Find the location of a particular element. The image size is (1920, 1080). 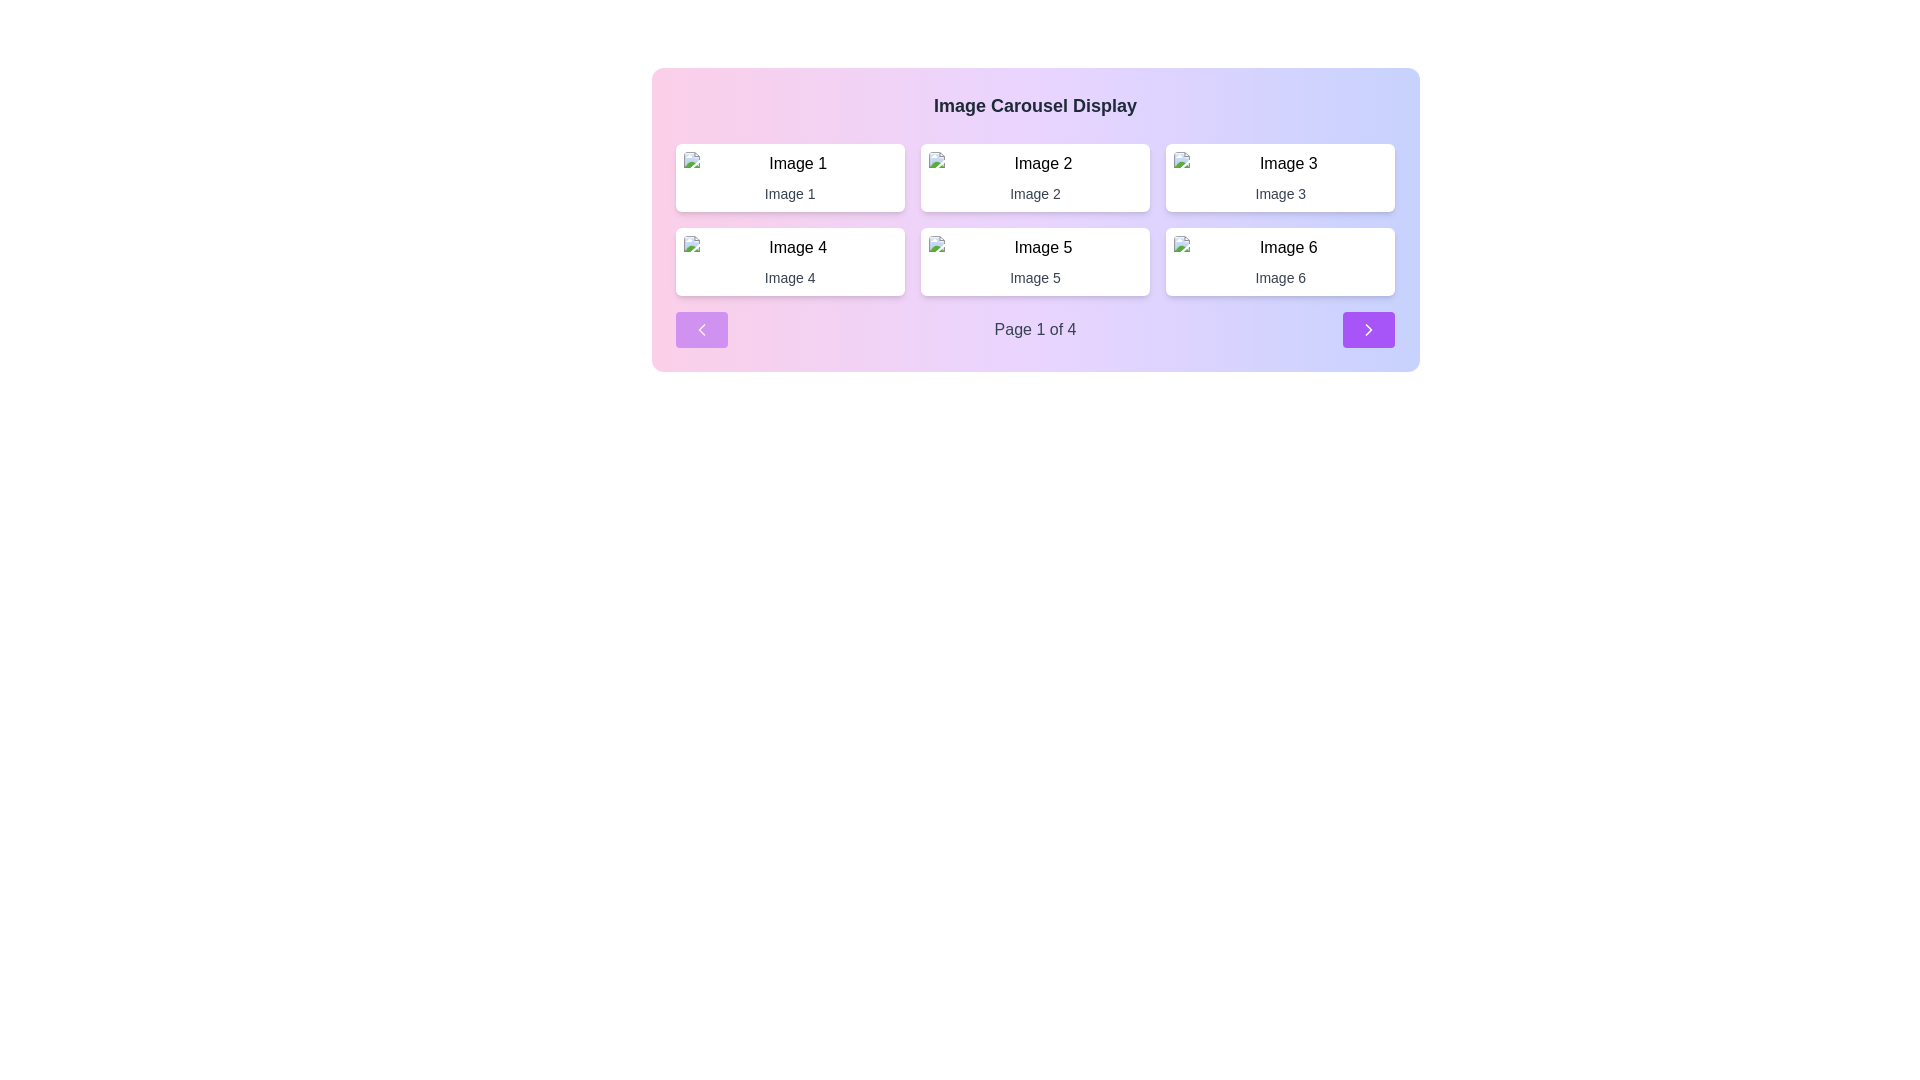

the Text Label that serves as a descriptive label for the associated image above it, positioned beneath the image thumbnail labeled 'Image 4' is located at coordinates (789, 277).